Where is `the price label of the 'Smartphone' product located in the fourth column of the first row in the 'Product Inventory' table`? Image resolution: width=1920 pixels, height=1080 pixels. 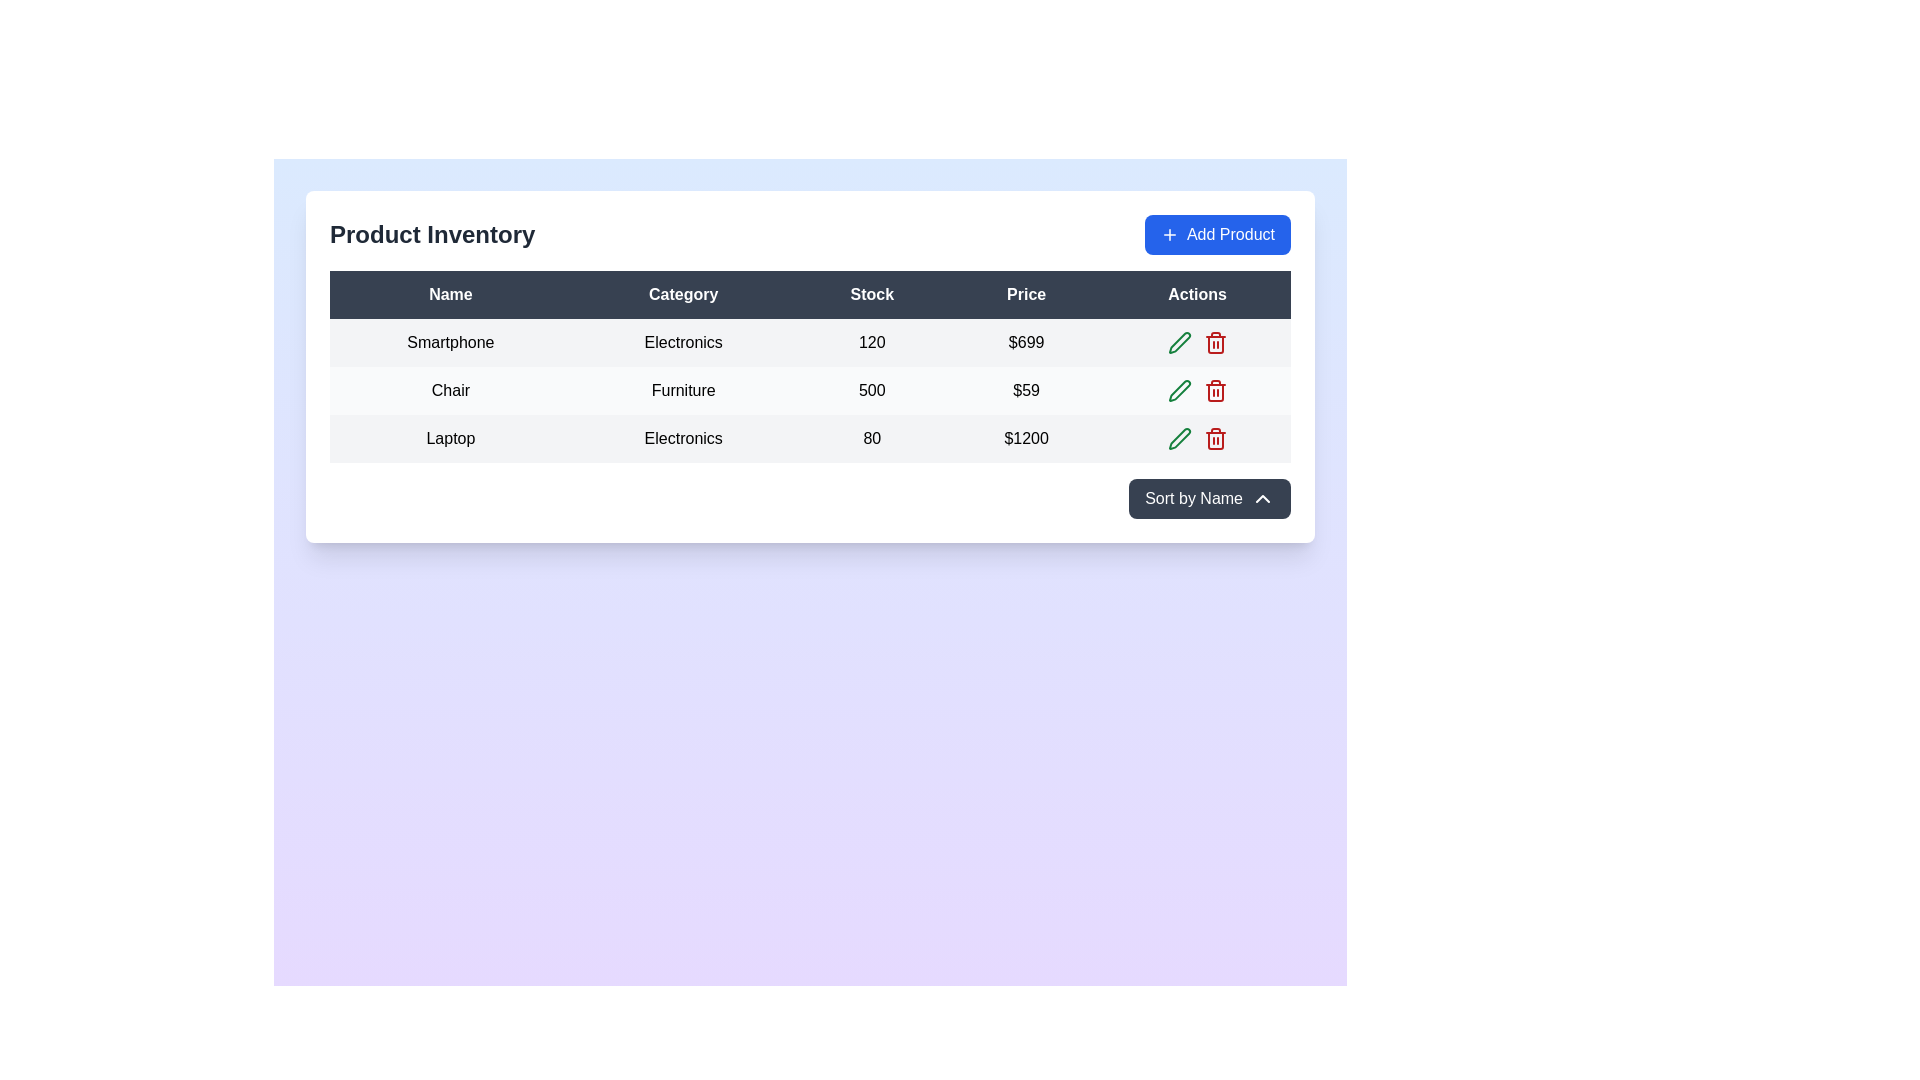 the price label of the 'Smartphone' product located in the fourth column of the first row in the 'Product Inventory' table is located at coordinates (1026, 342).